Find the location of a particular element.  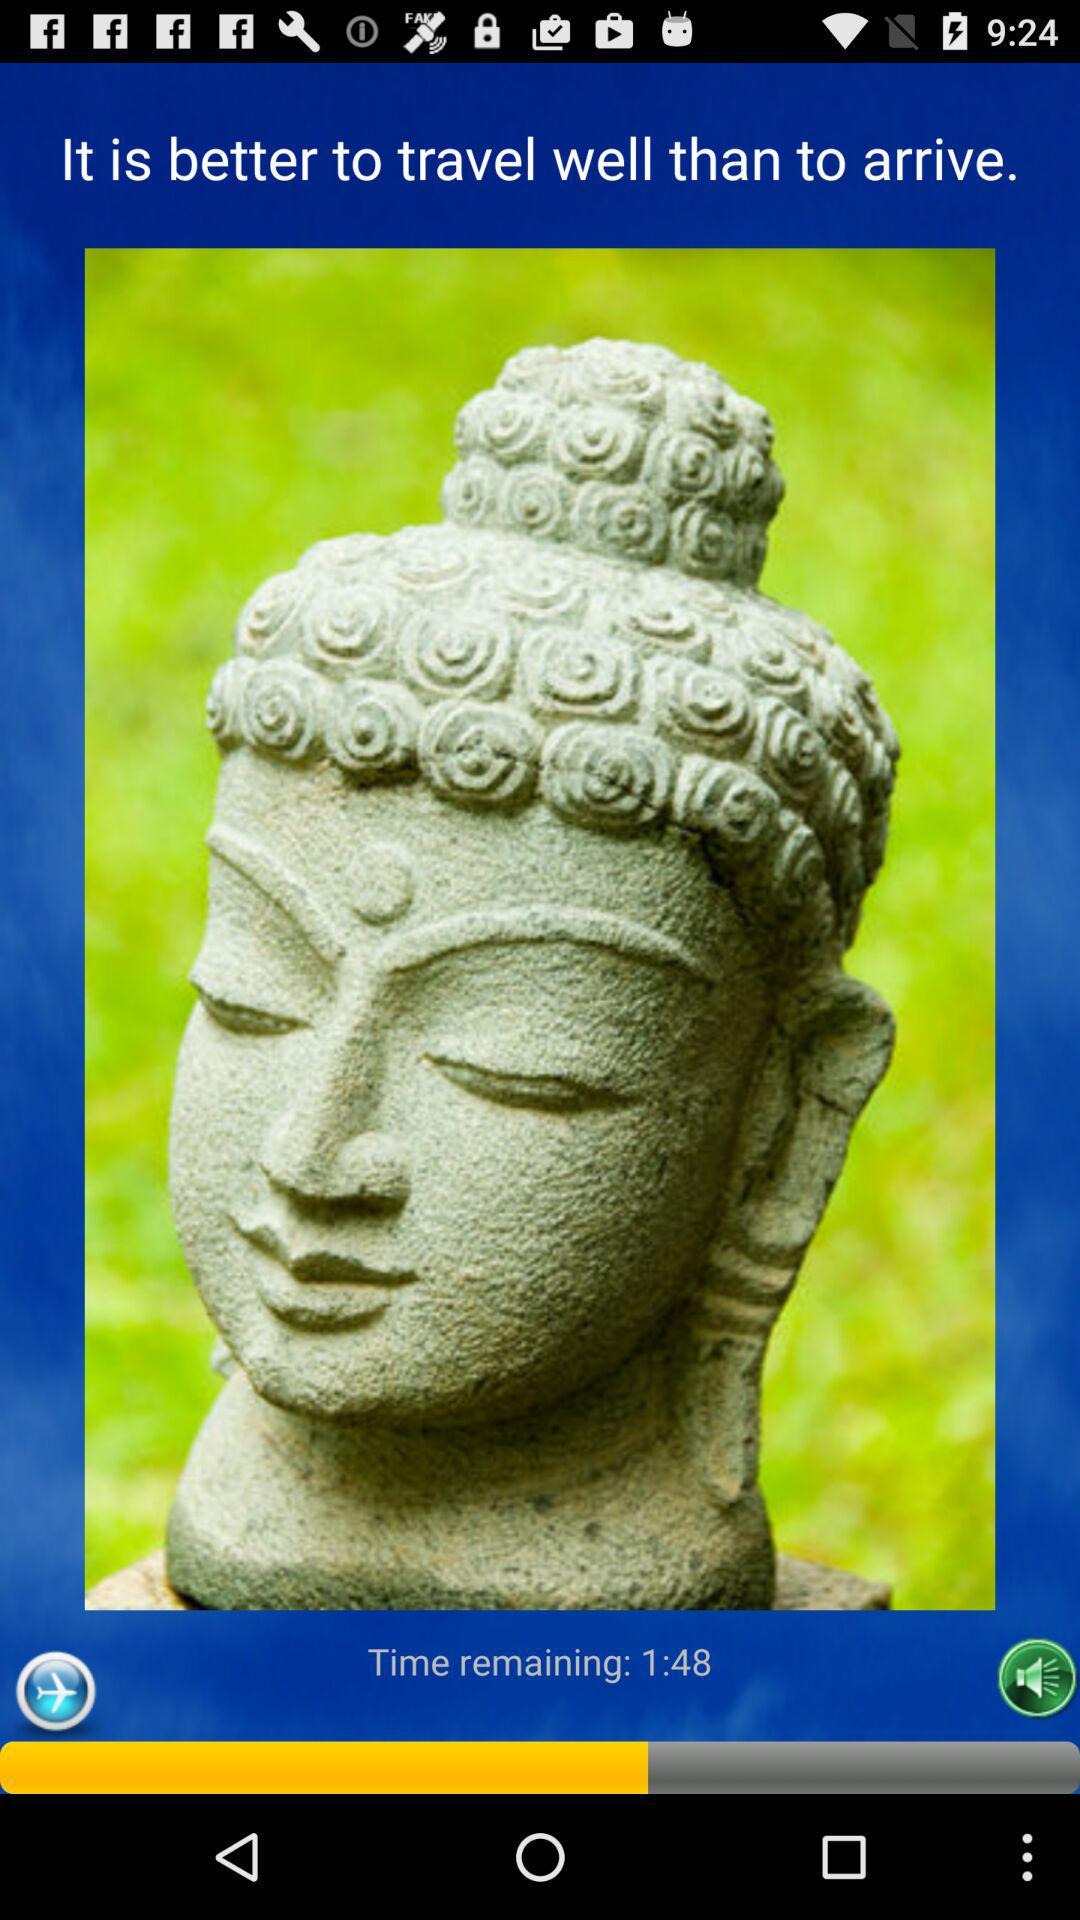

the flight icon is located at coordinates (54, 1811).